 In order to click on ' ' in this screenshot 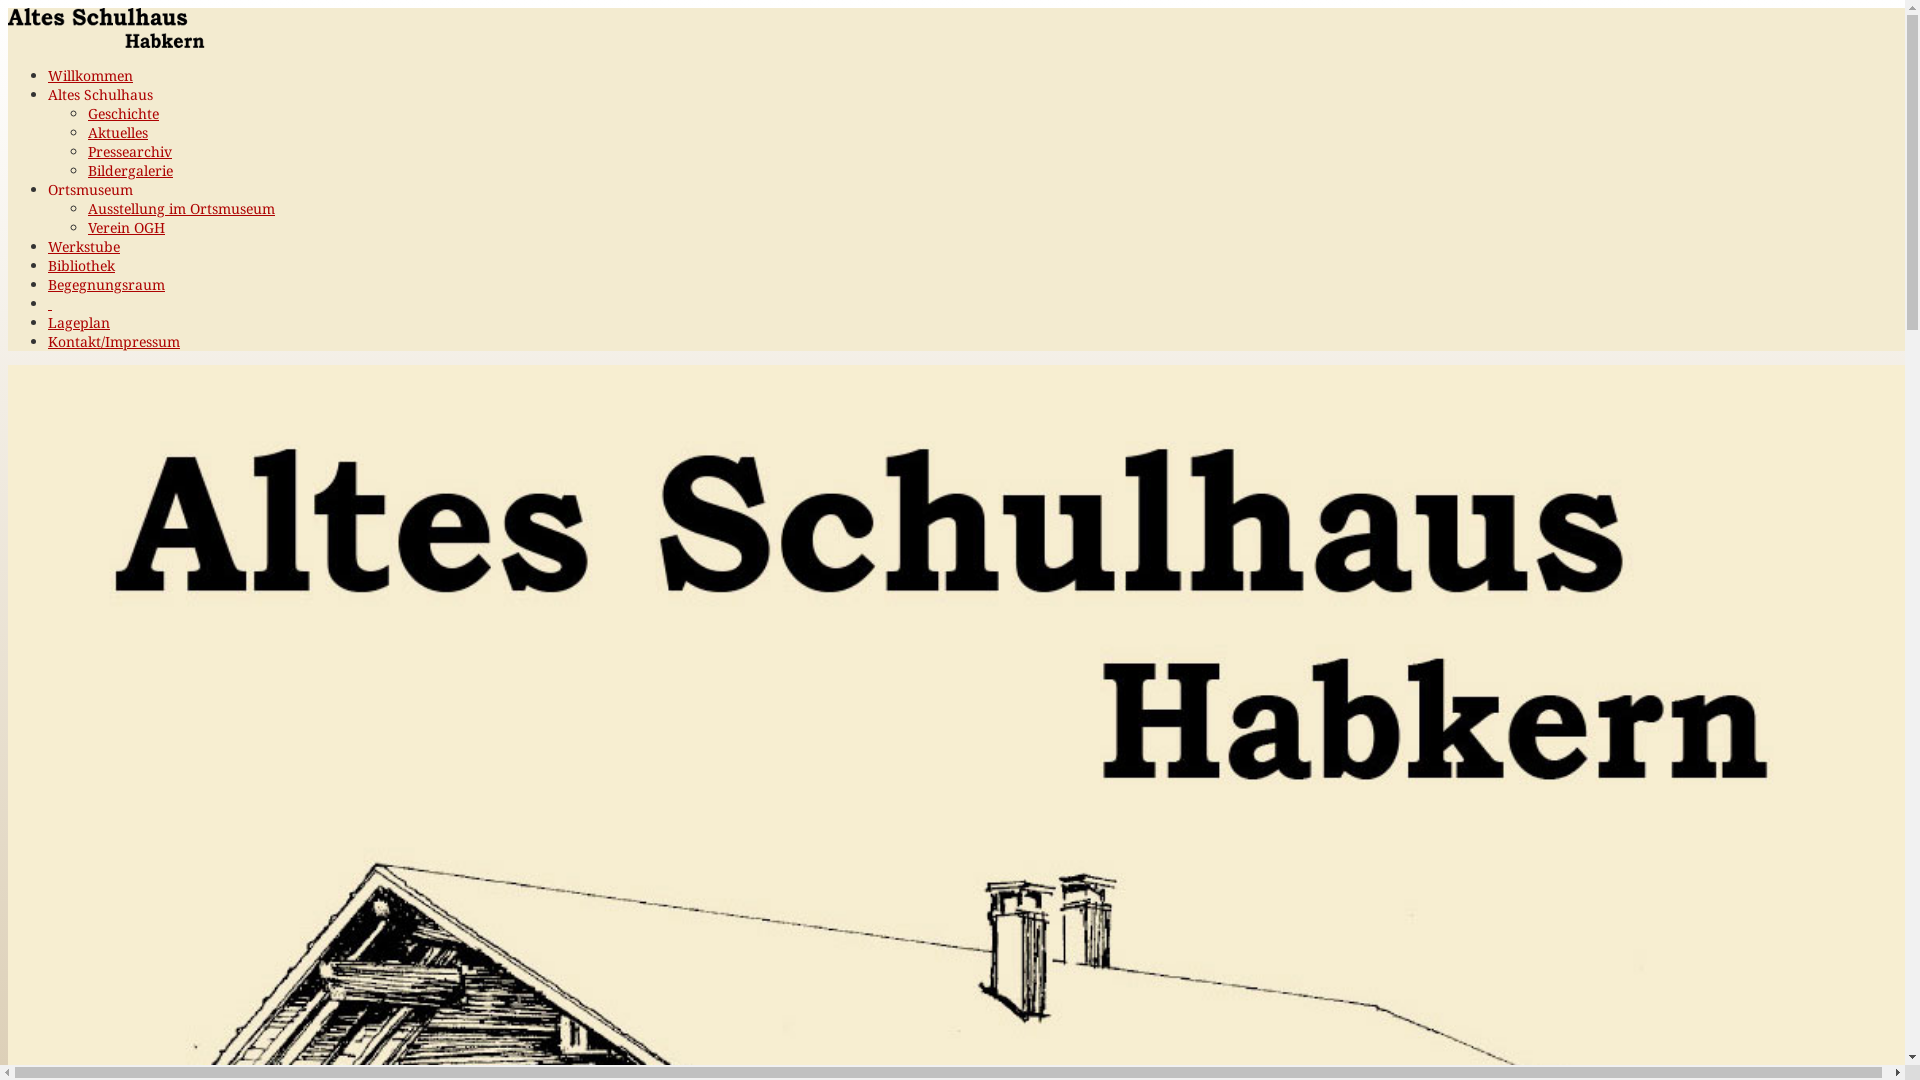, I will do `click(49, 303)`.